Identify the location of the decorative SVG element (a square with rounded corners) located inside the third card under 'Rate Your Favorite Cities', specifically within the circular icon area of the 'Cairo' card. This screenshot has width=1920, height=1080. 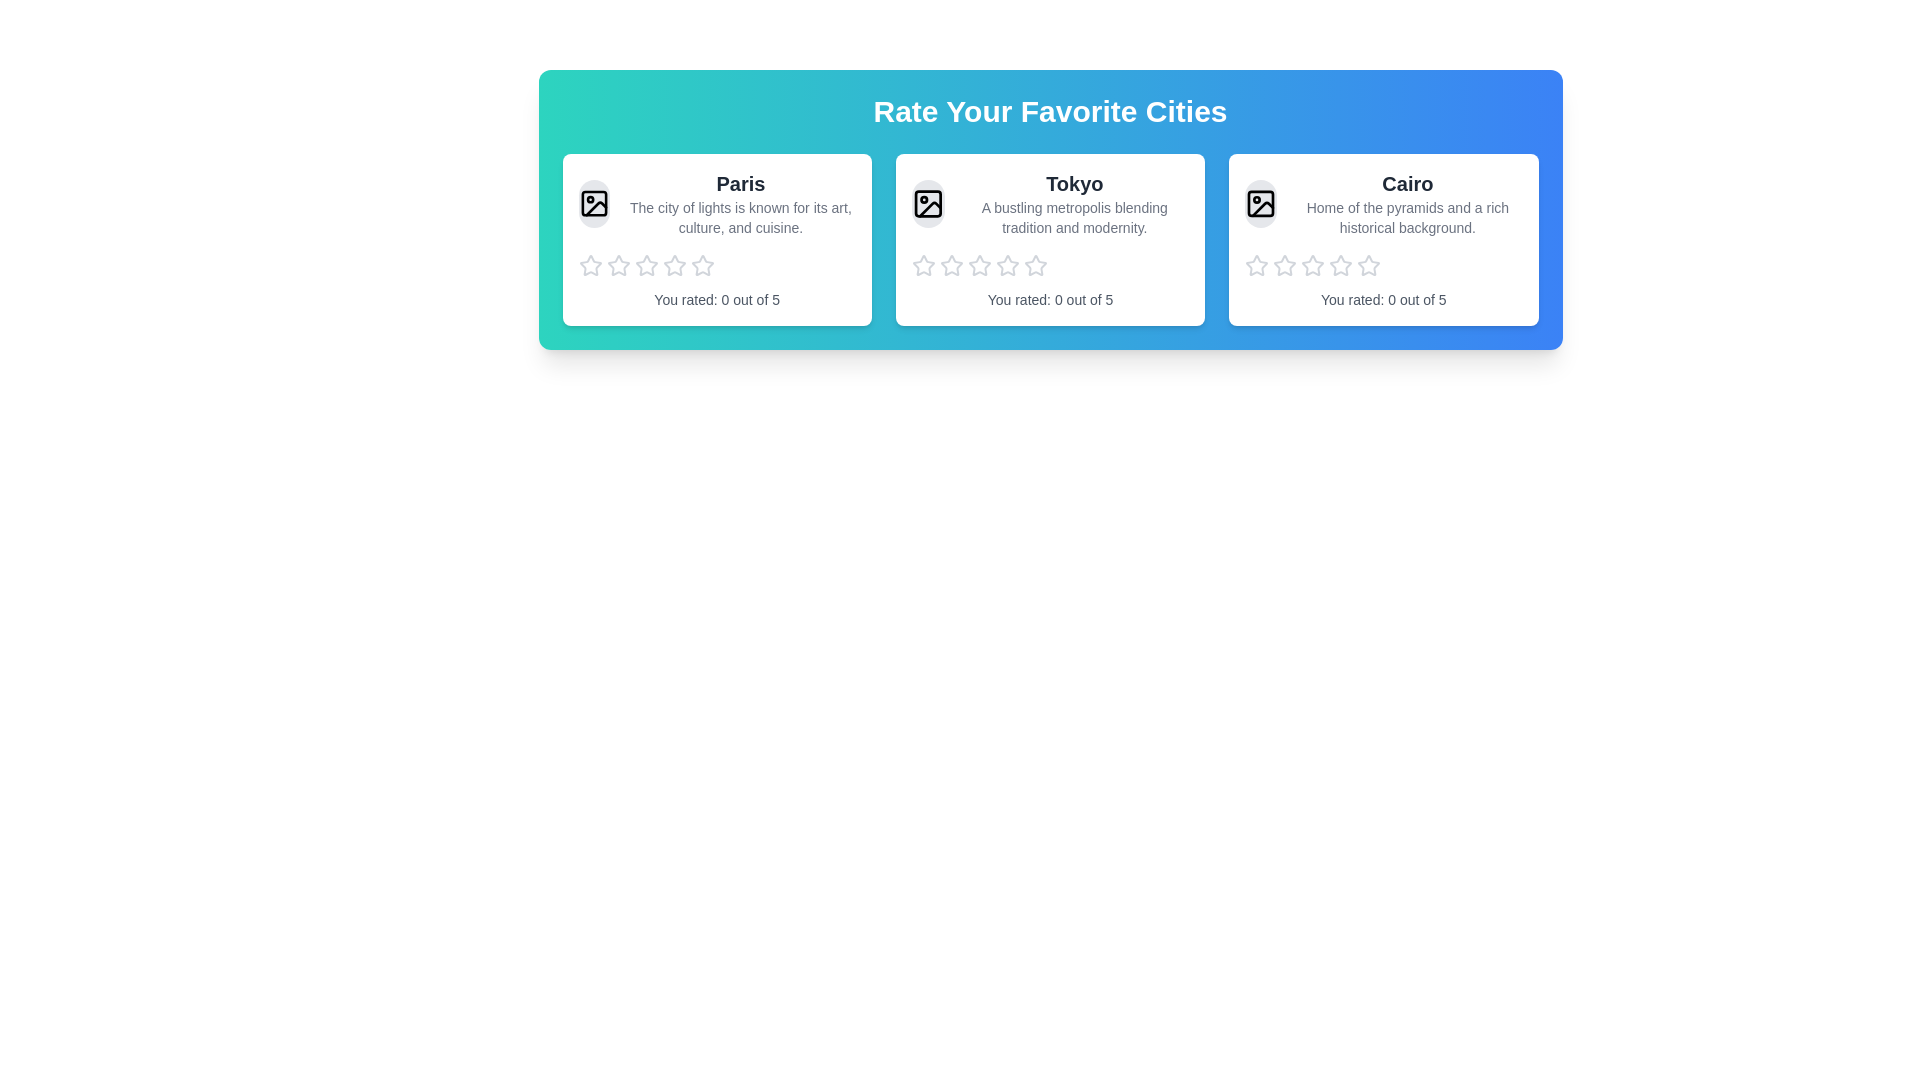
(1260, 204).